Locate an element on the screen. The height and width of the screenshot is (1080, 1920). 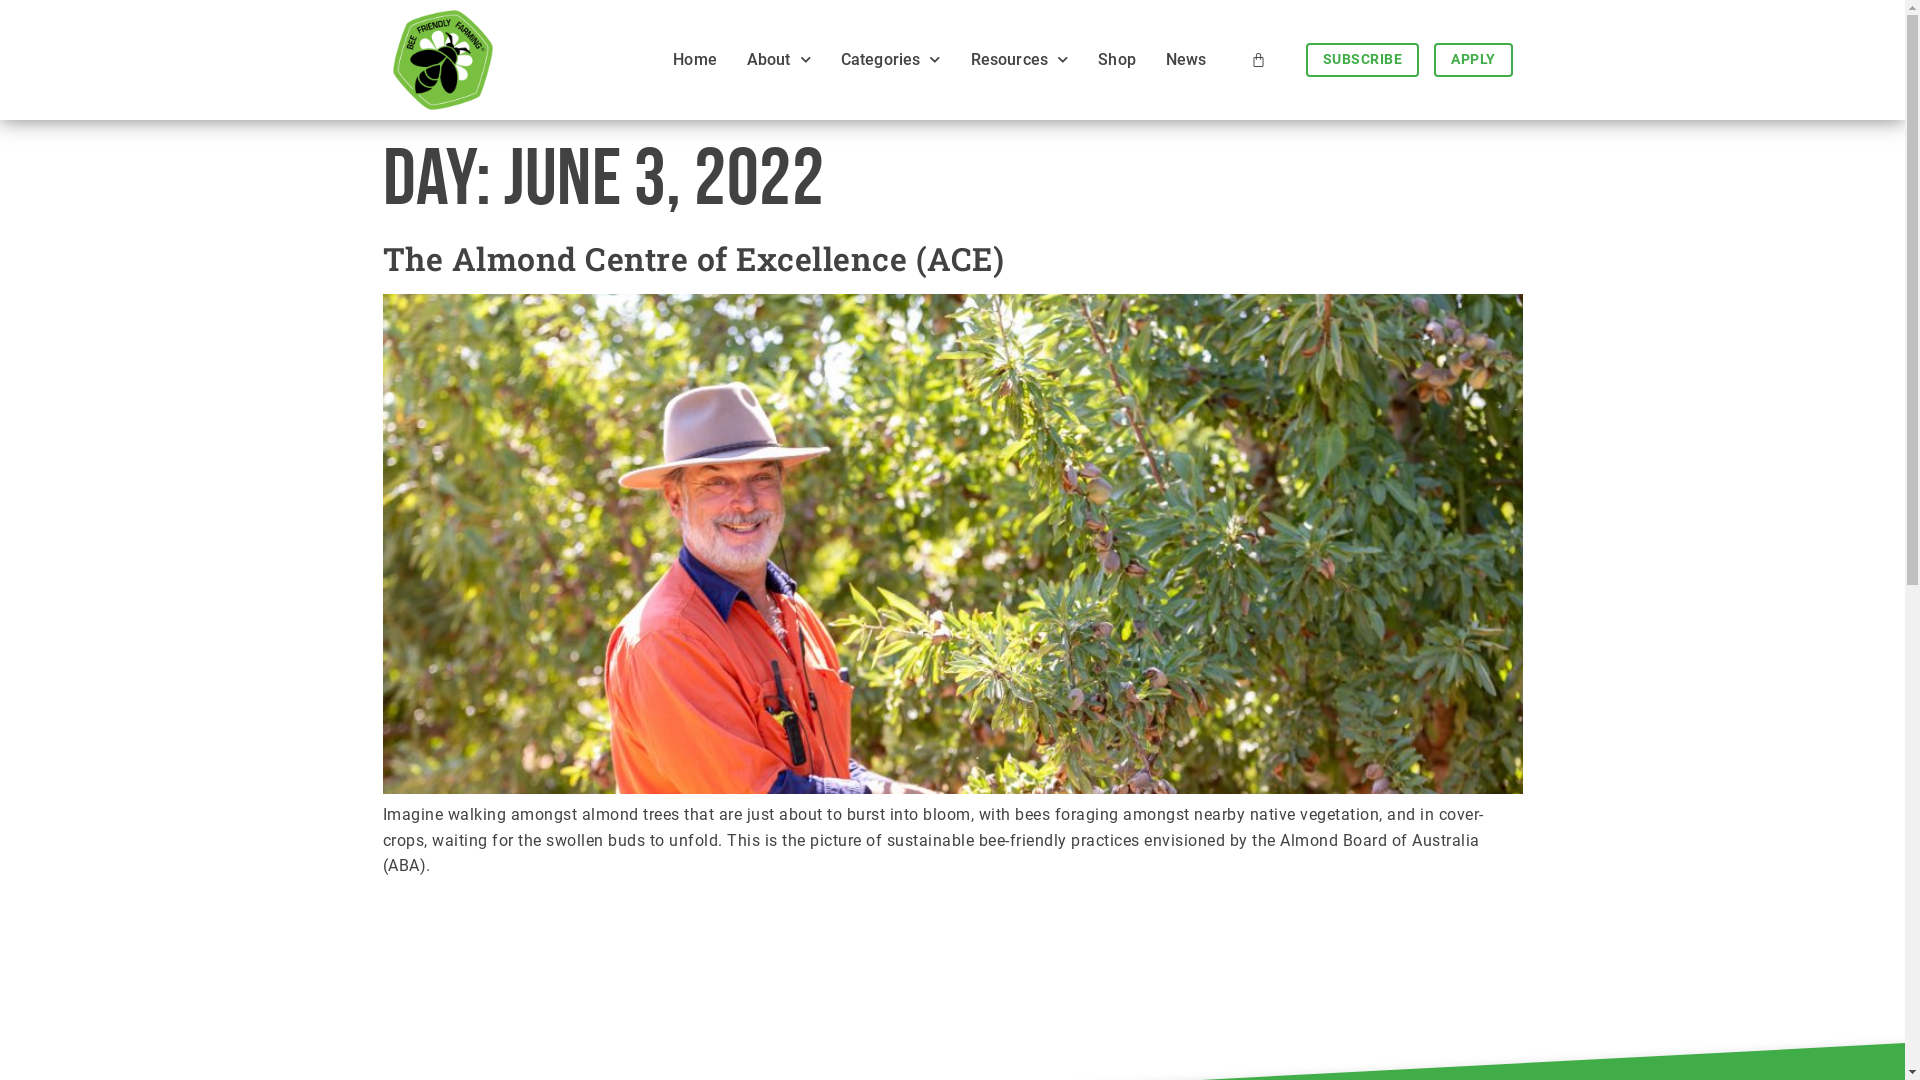
'Categories' is located at coordinates (820, 59).